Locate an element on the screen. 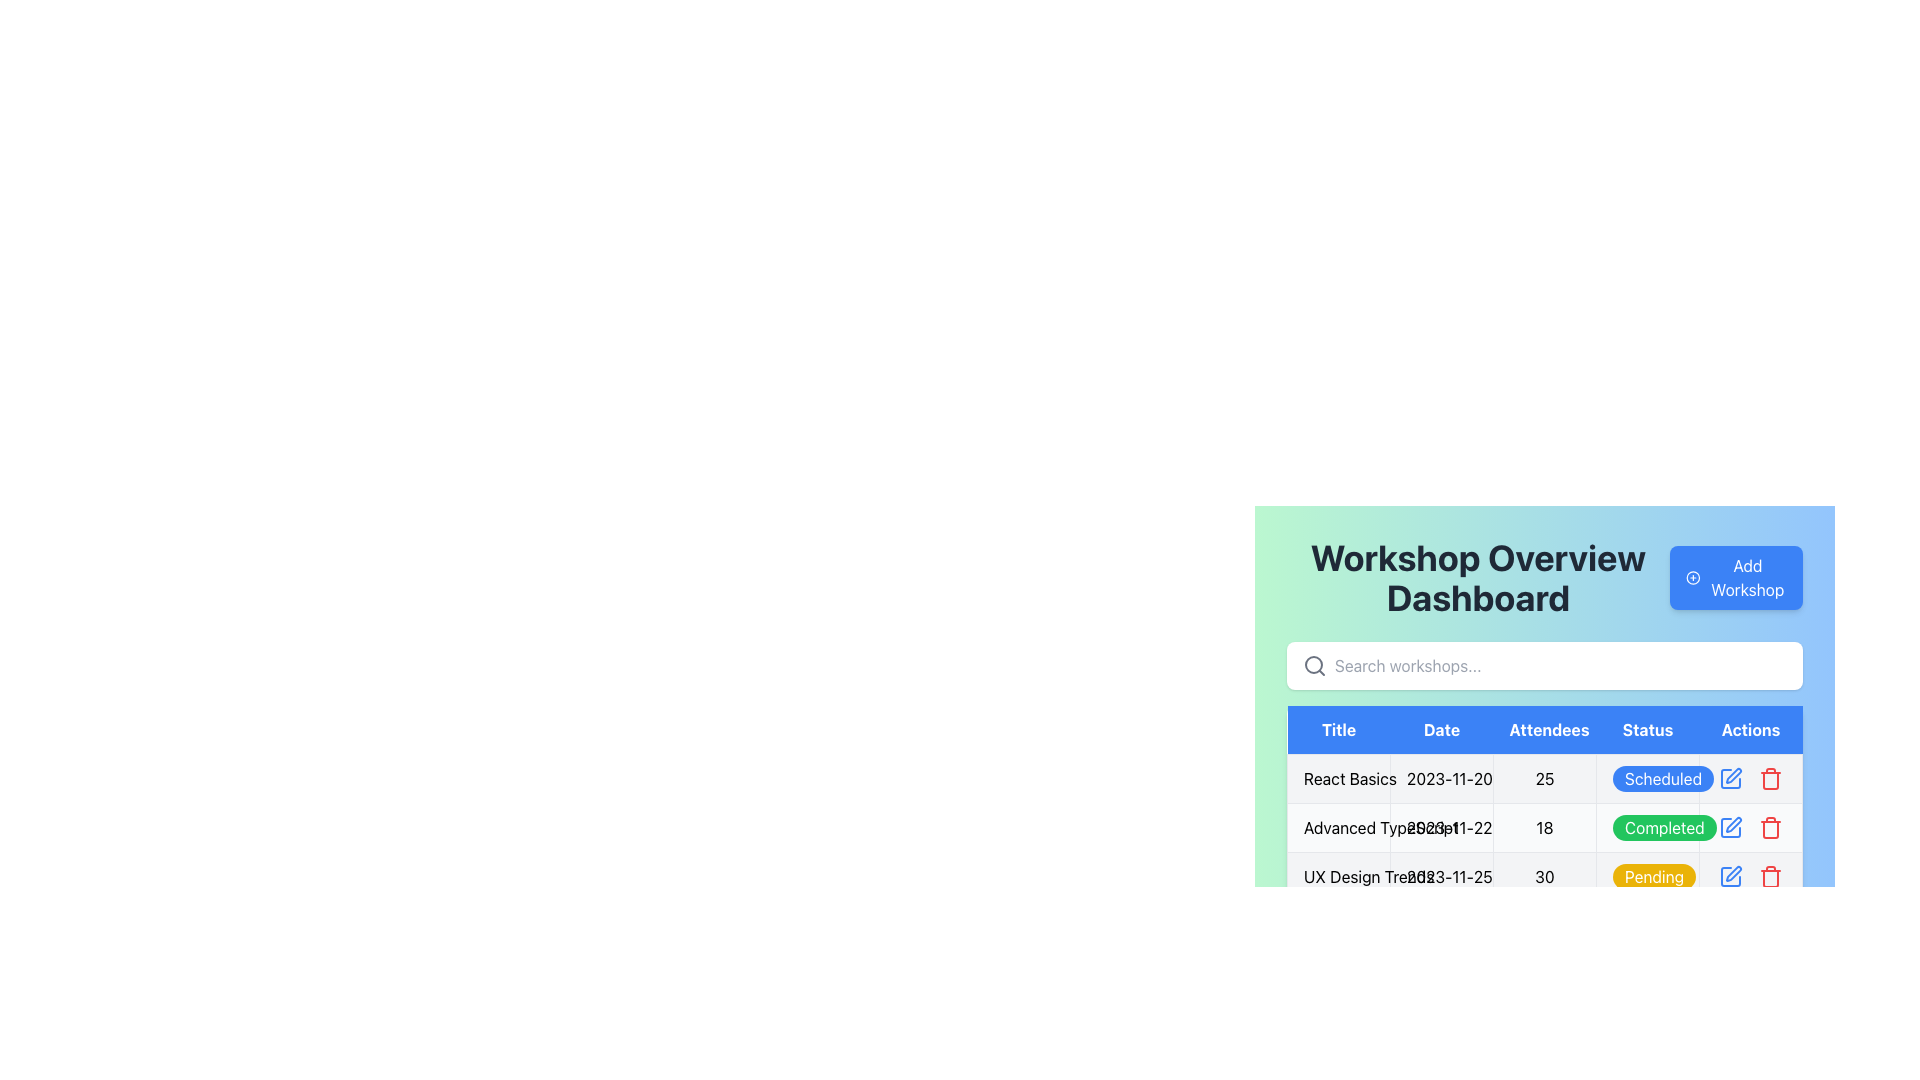 The width and height of the screenshot is (1920, 1080). the Static Text Element displaying the attendee count for the 'Advanced TypeScript' workshop, located in the 'Attendees' column, which is non-interactive and serves an informational purpose is located at coordinates (1544, 828).